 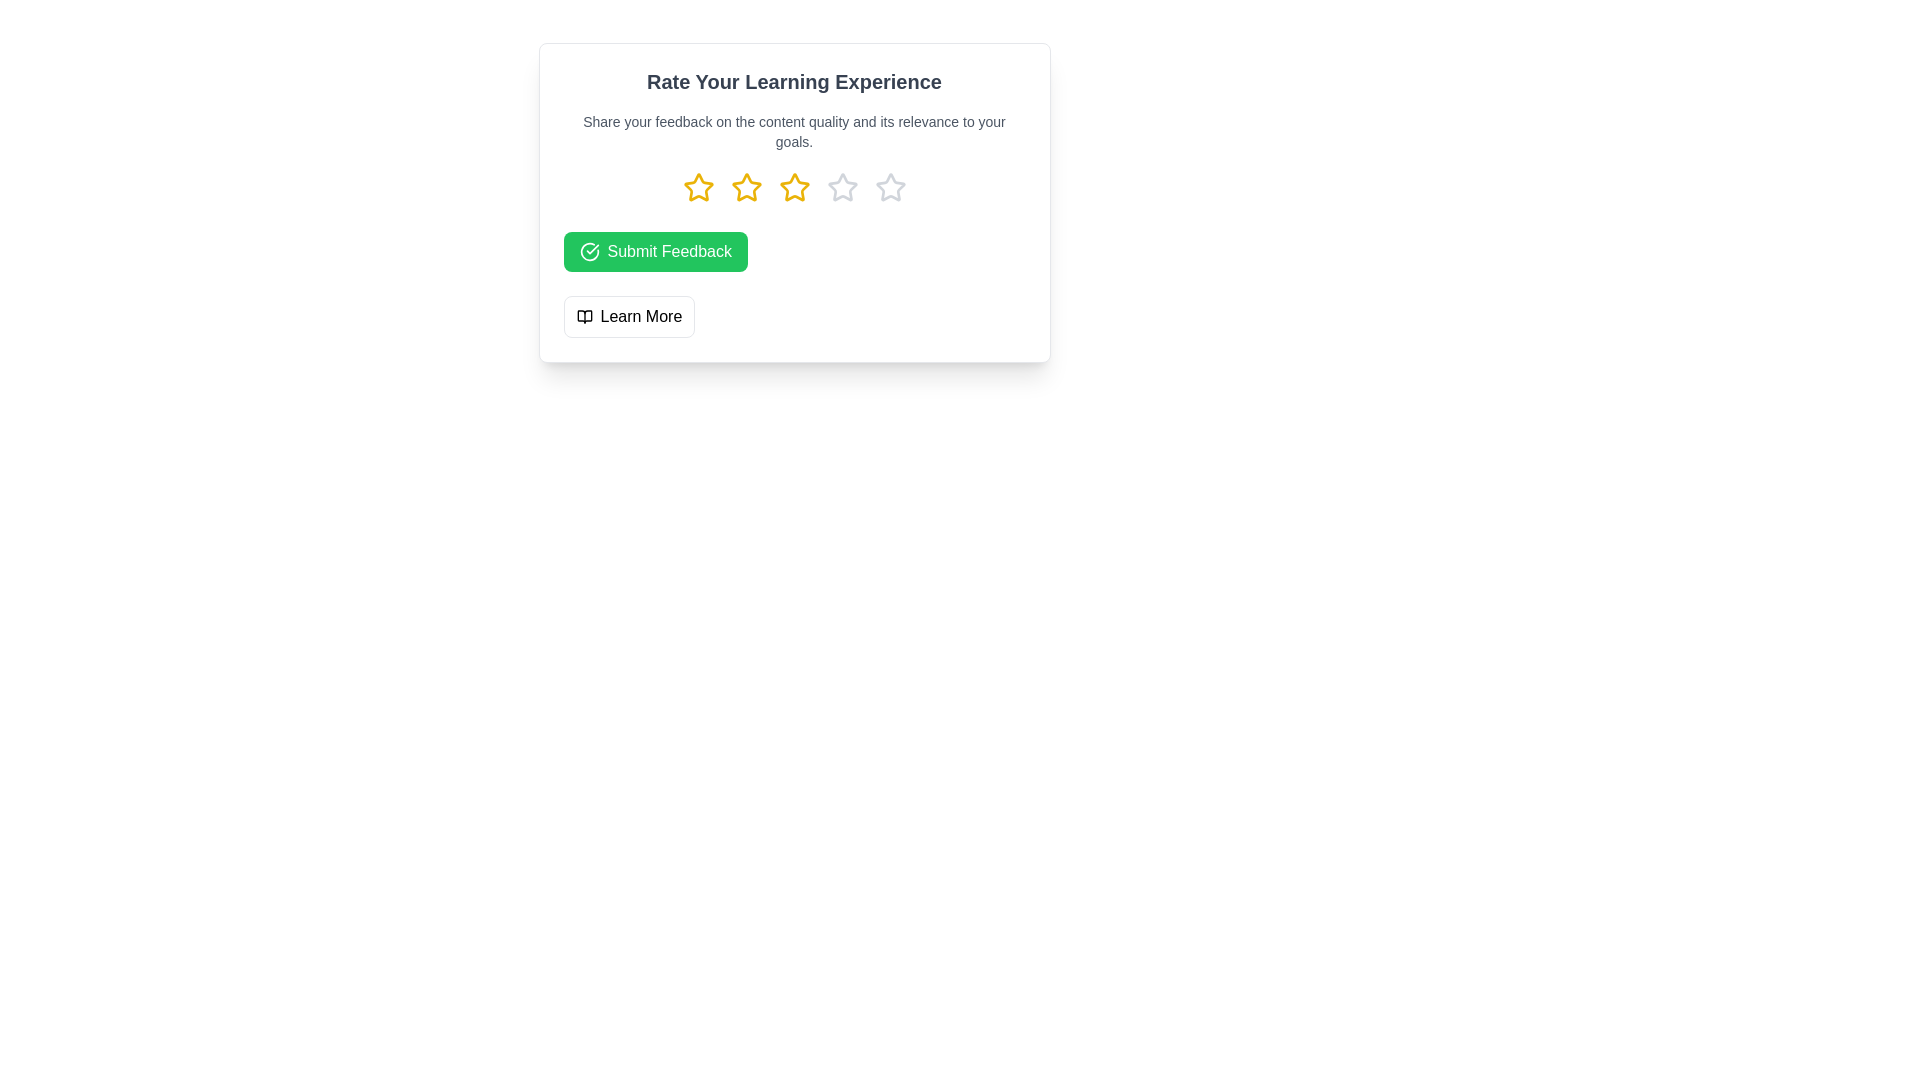 What do you see at coordinates (628, 315) in the screenshot?
I see `the 'Learn More' button to explore additional information` at bounding box center [628, 315].